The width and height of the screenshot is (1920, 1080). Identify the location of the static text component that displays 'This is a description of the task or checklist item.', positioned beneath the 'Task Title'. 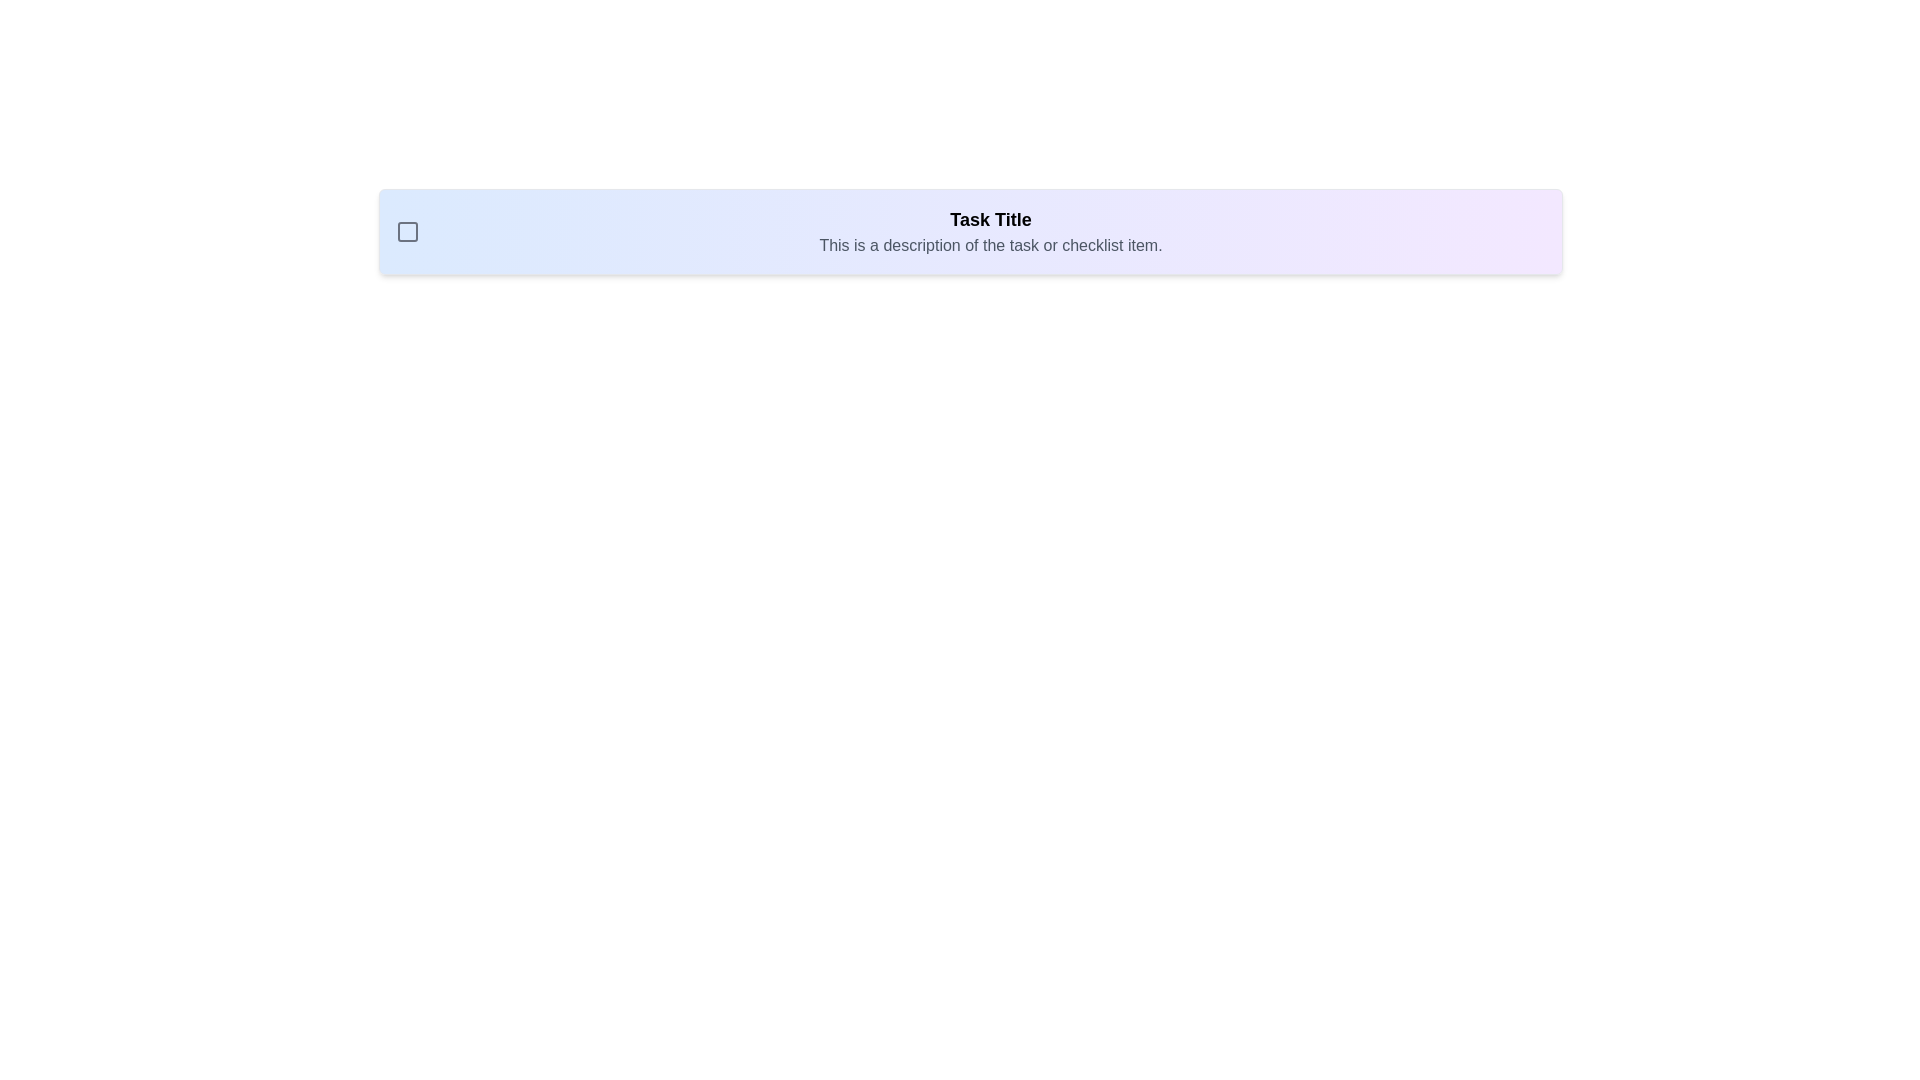
(990, 245).